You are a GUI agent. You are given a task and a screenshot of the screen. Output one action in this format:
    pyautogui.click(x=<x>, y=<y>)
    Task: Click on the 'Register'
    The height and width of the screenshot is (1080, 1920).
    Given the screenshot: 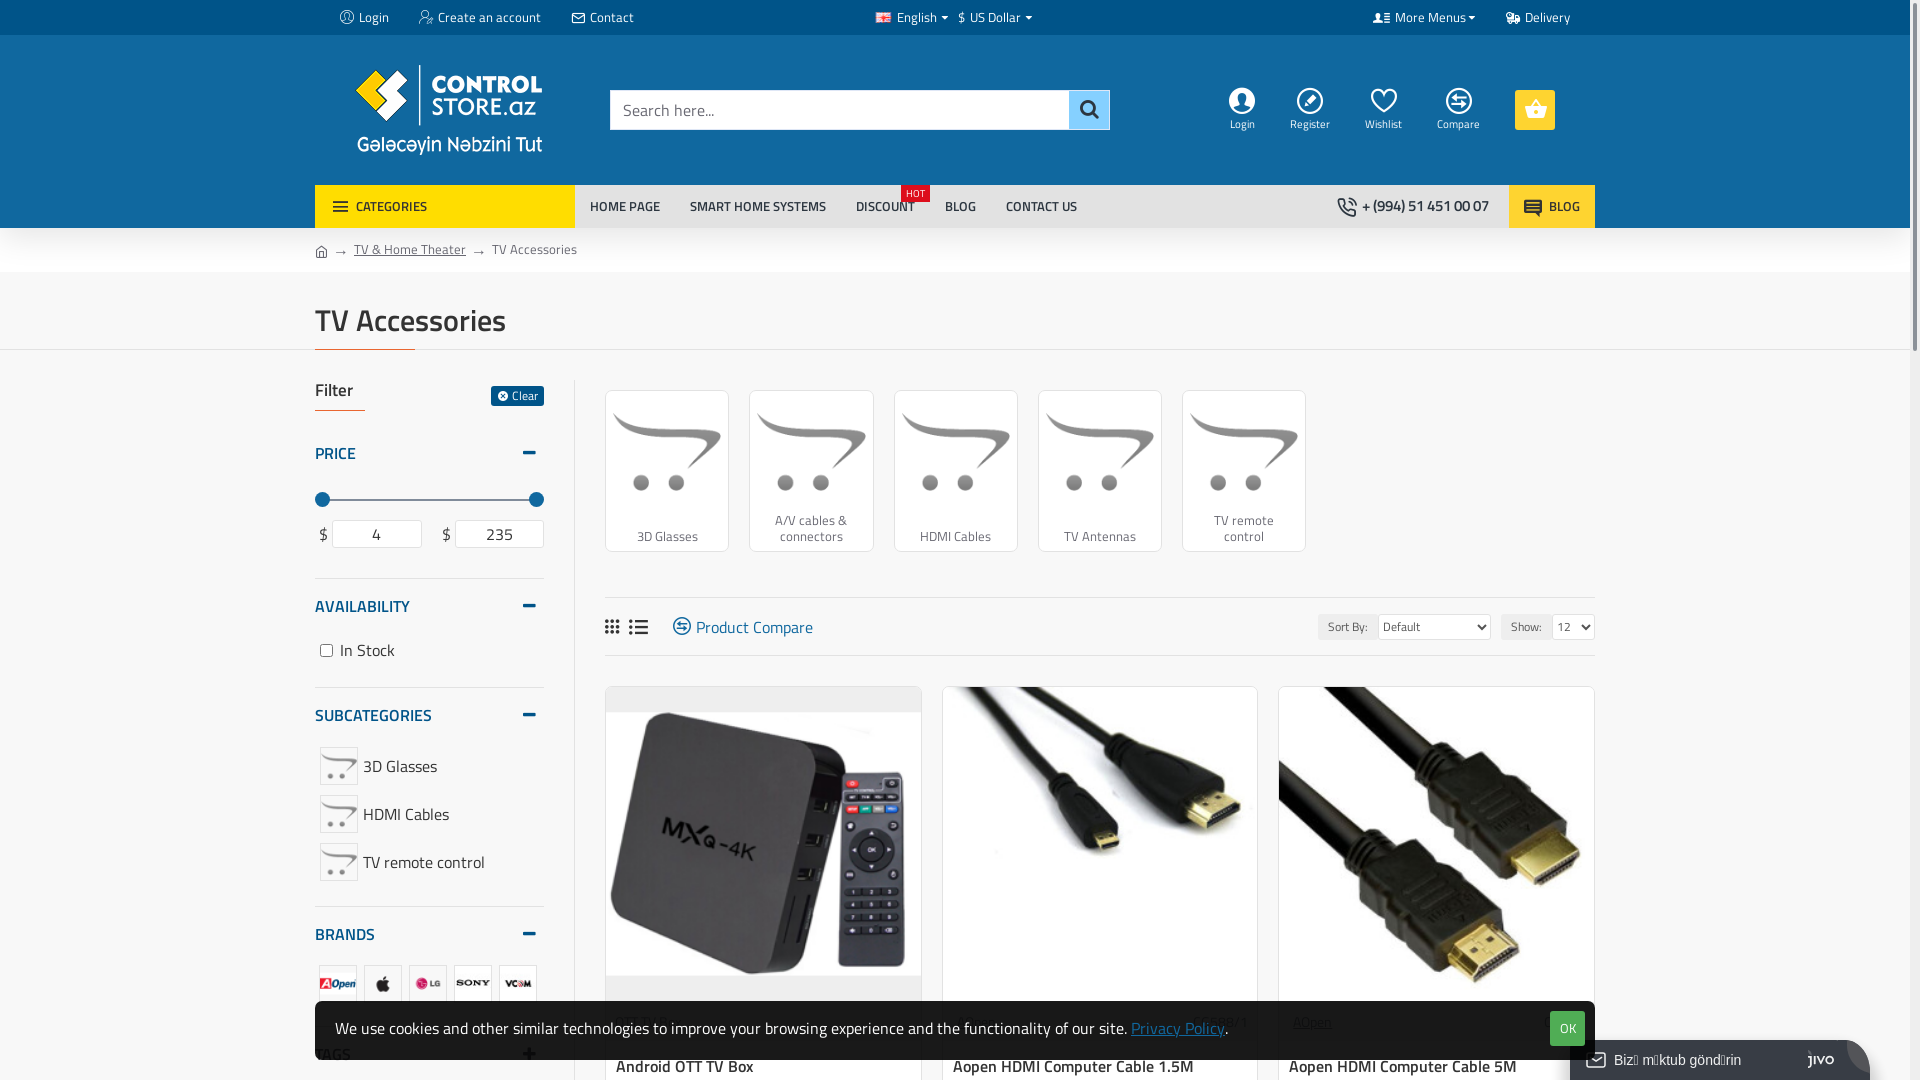 What is the action you would take?
    pyautogui.click(x=1312, y=110)
    